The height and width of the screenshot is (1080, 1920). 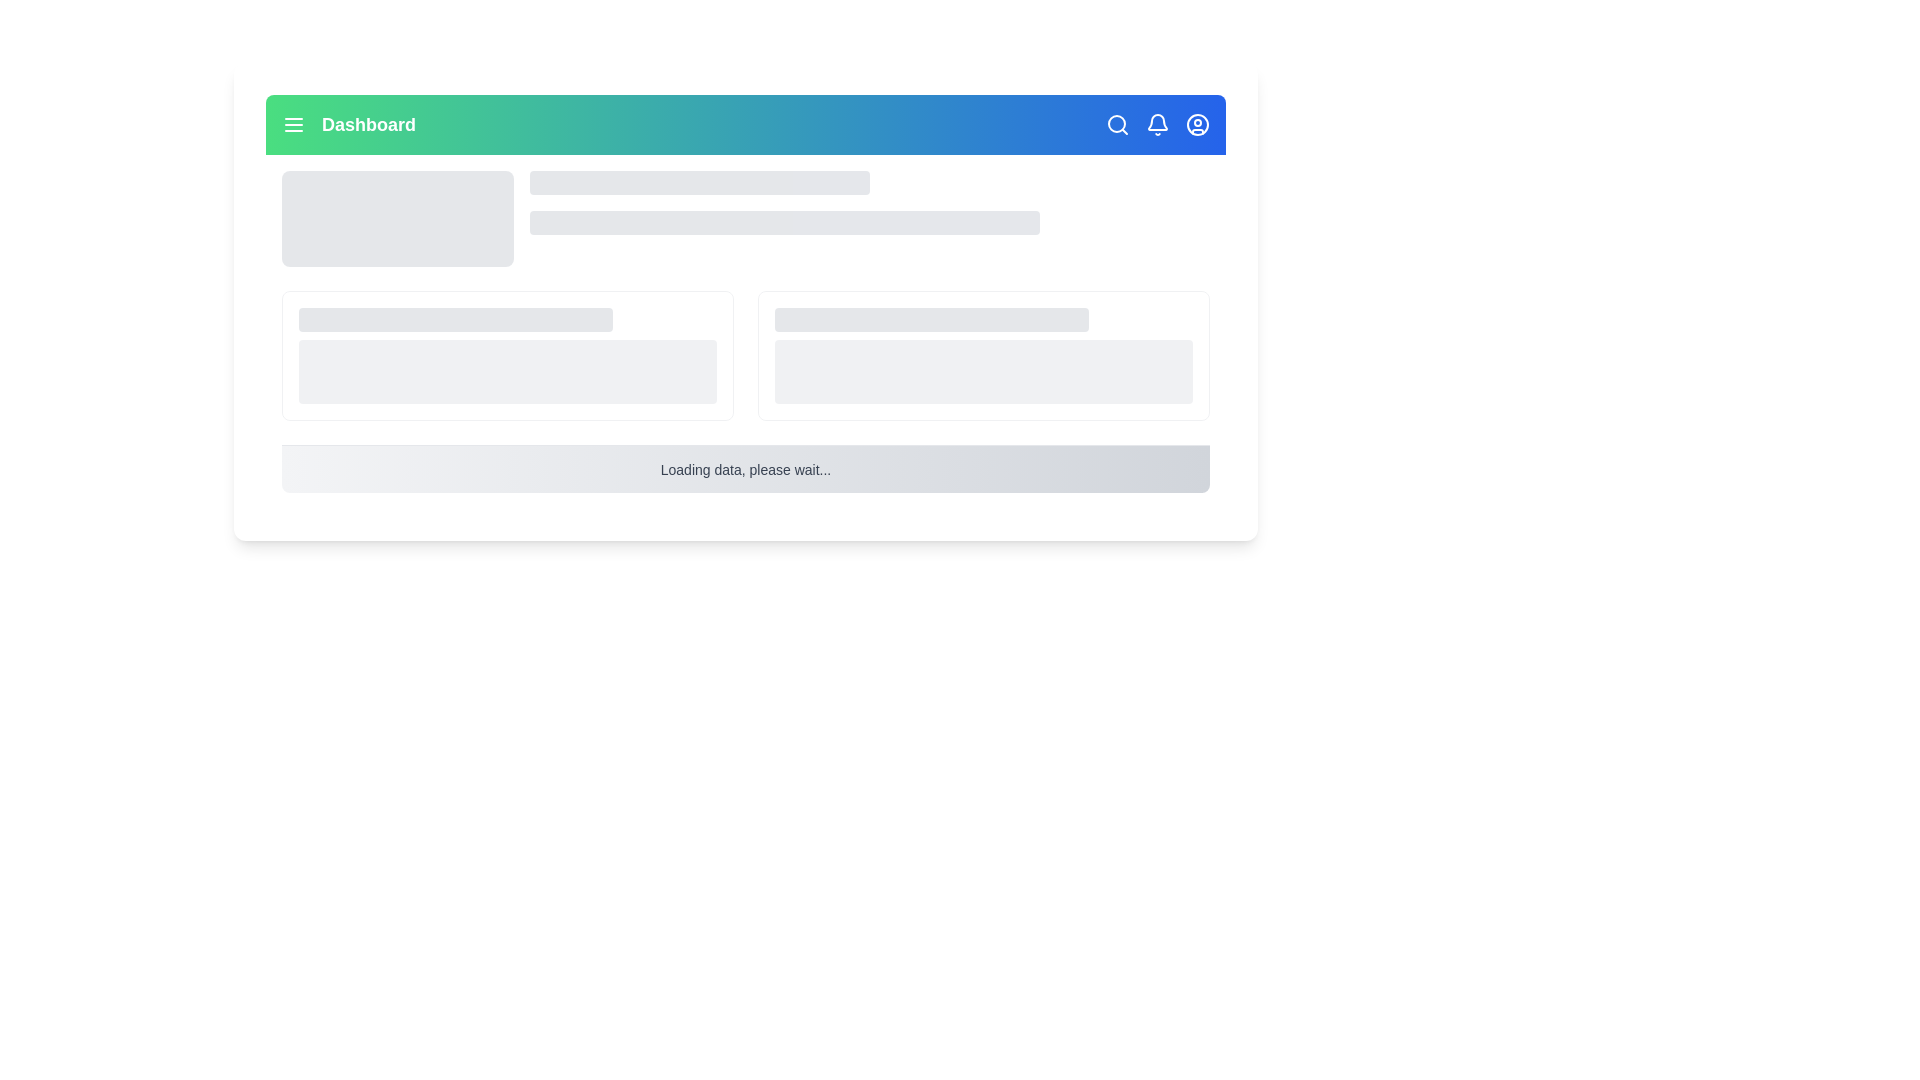 I want to click on the bell-shaped notification icon located in the top navigation bar, positioned to the right of the search magnifying glass and to the left of the user profile icon, so click(x=1157, y=122).